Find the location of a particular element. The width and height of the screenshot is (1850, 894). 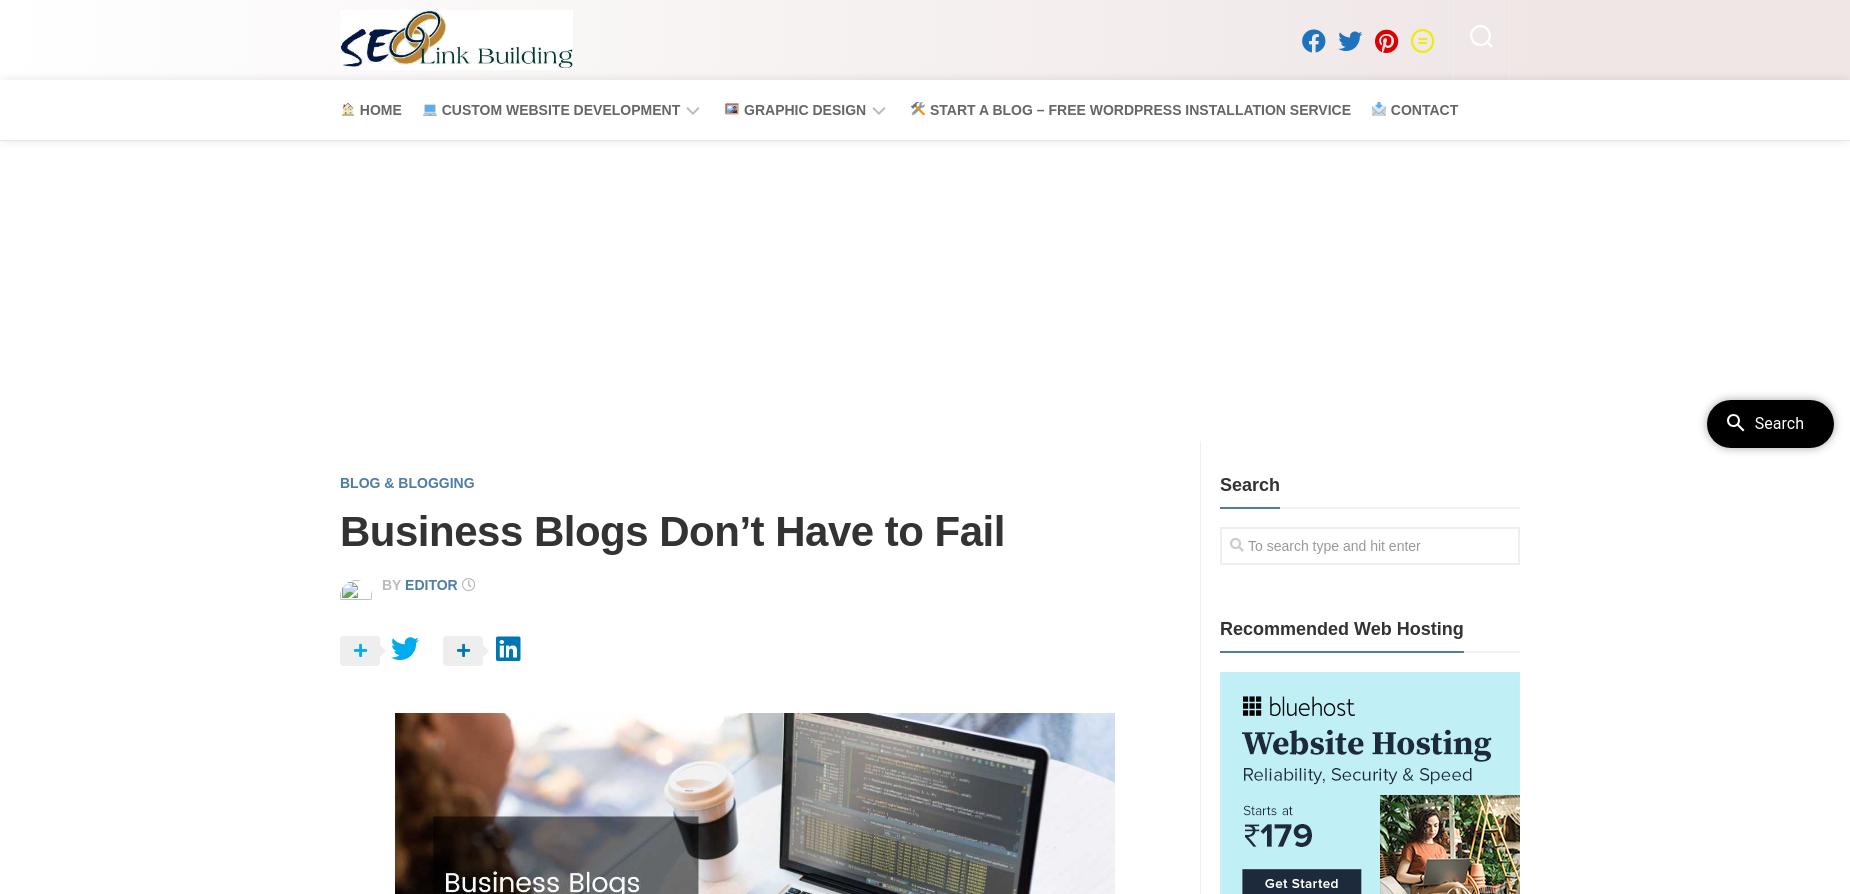

'Graphic Design' is located at coordinates (803, 108).